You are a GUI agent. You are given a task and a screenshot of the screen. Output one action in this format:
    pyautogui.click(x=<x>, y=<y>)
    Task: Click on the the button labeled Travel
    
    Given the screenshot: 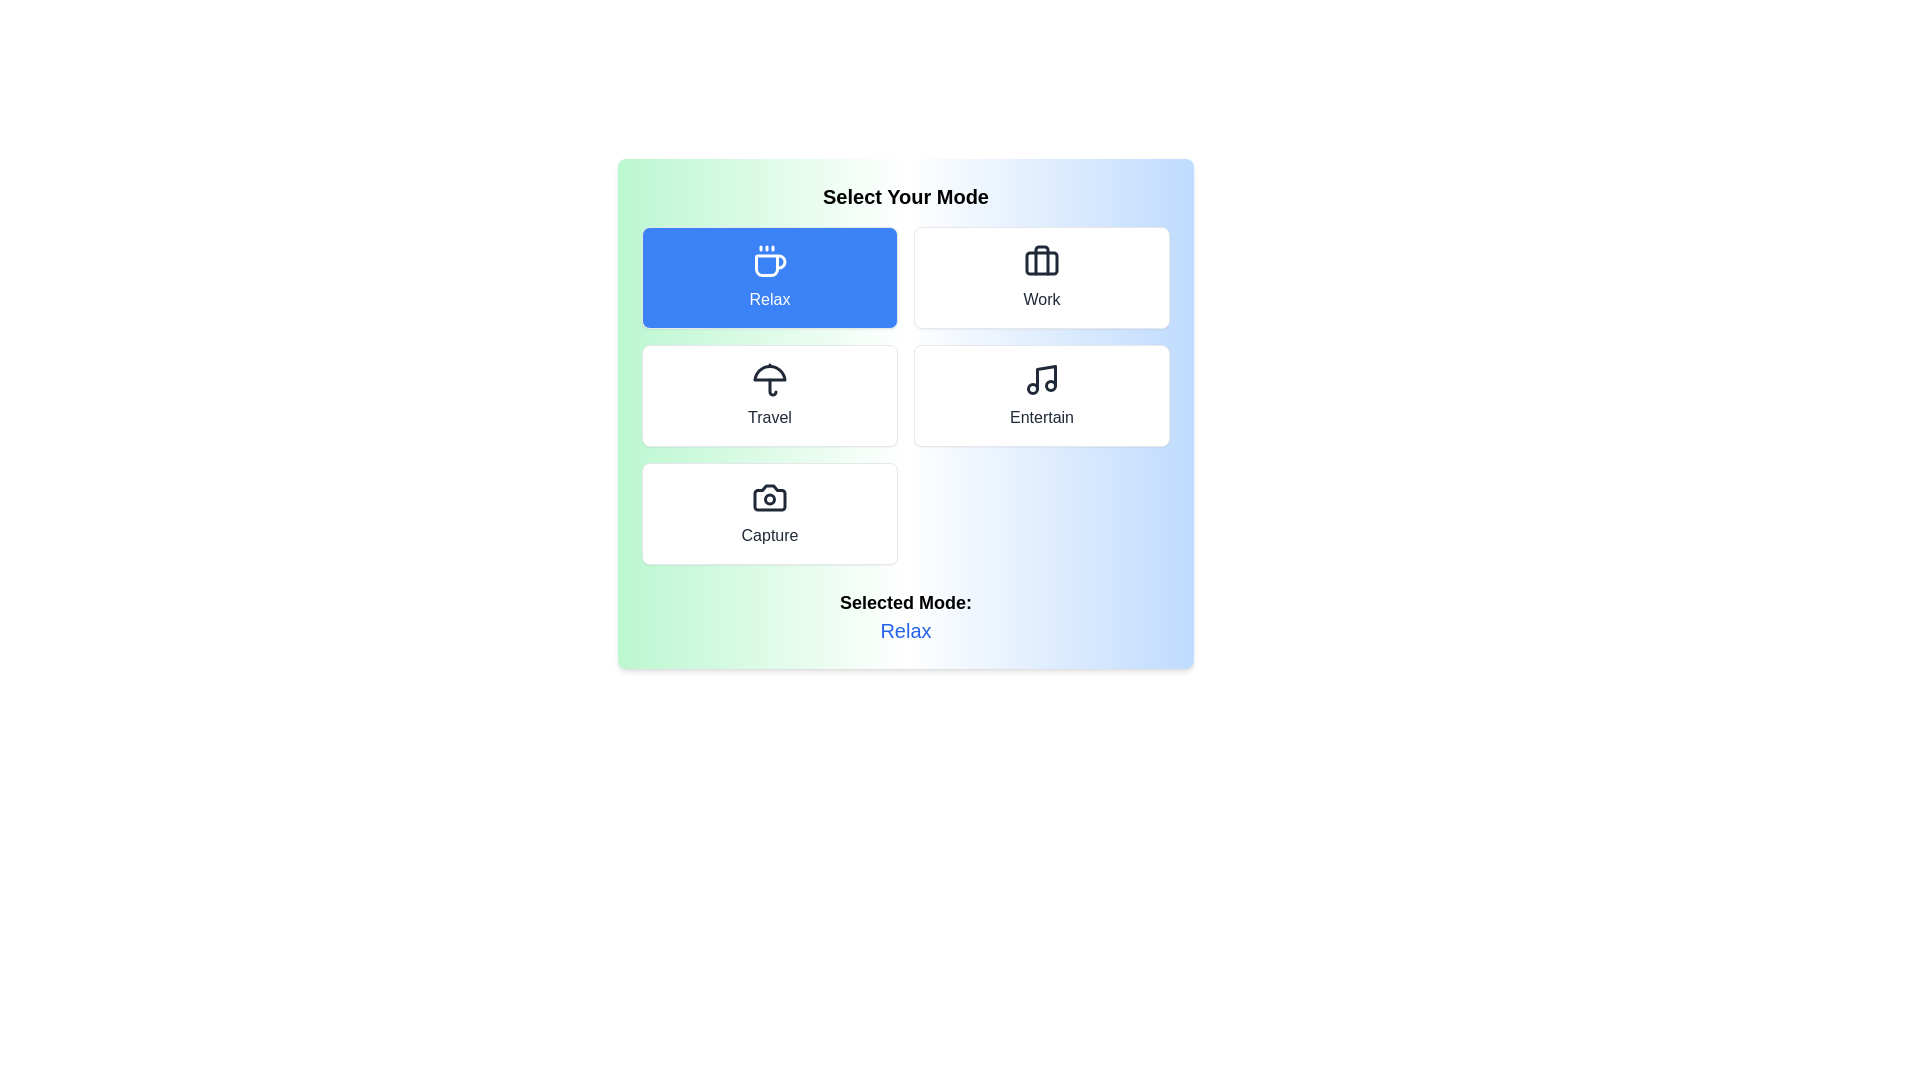 What is the action you would take?
    pyautogui.click(x=768, y=396)
    